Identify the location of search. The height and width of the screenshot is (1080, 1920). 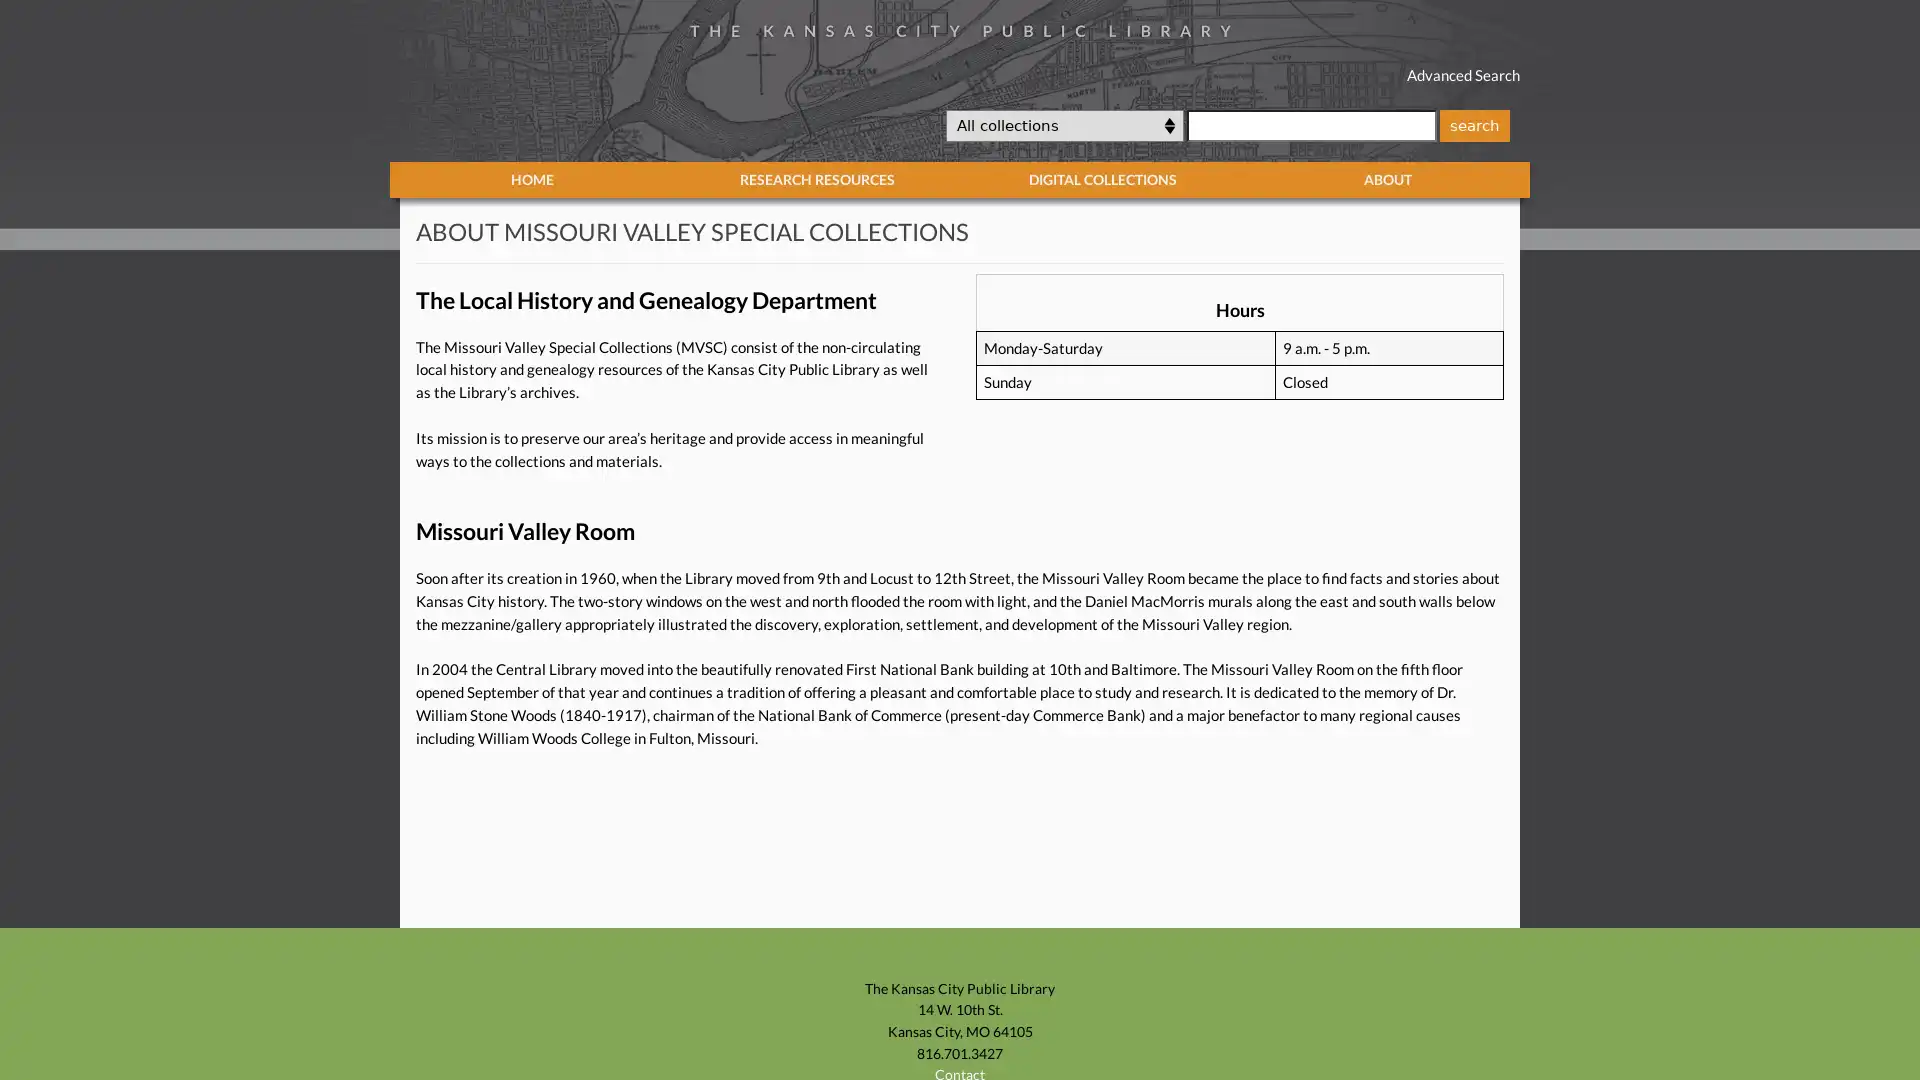
(1473, 124).